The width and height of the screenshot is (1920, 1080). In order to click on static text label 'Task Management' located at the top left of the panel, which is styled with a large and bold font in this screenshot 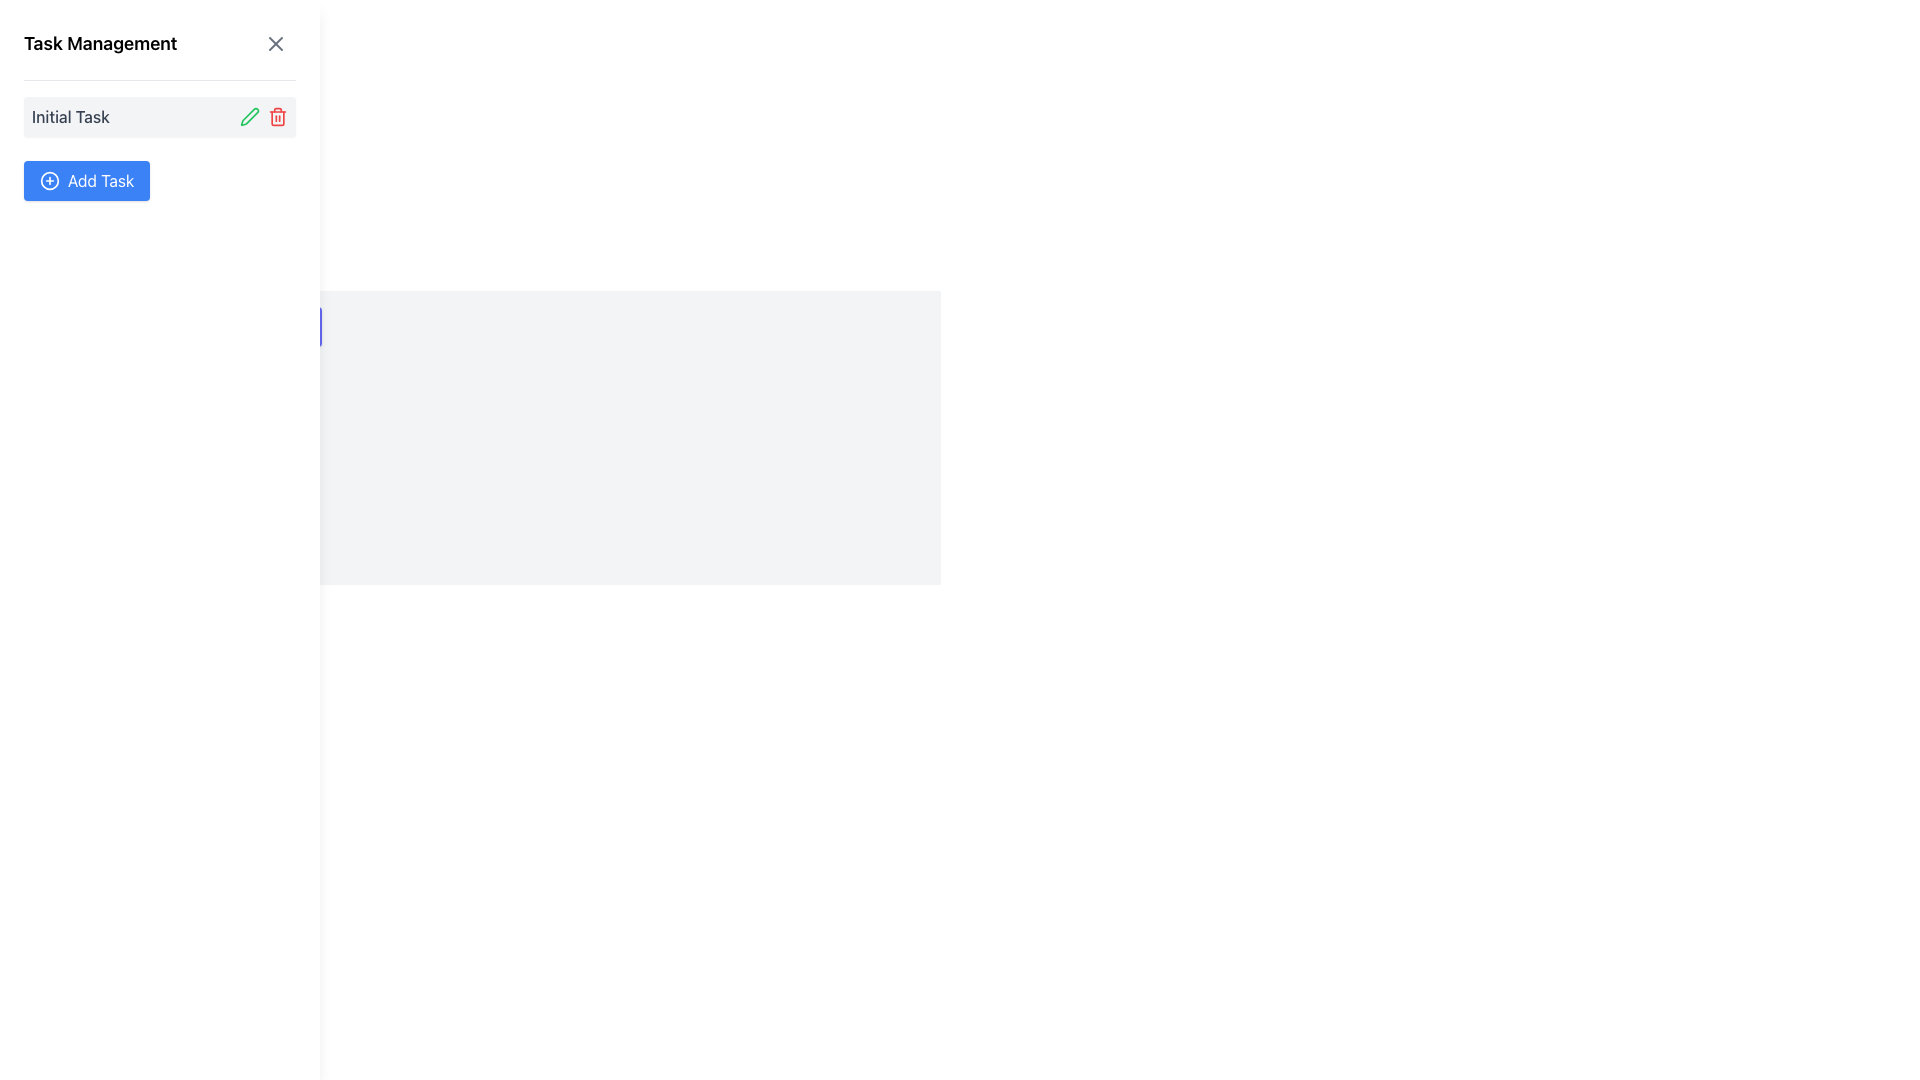, I will do `click(99, 43)`.